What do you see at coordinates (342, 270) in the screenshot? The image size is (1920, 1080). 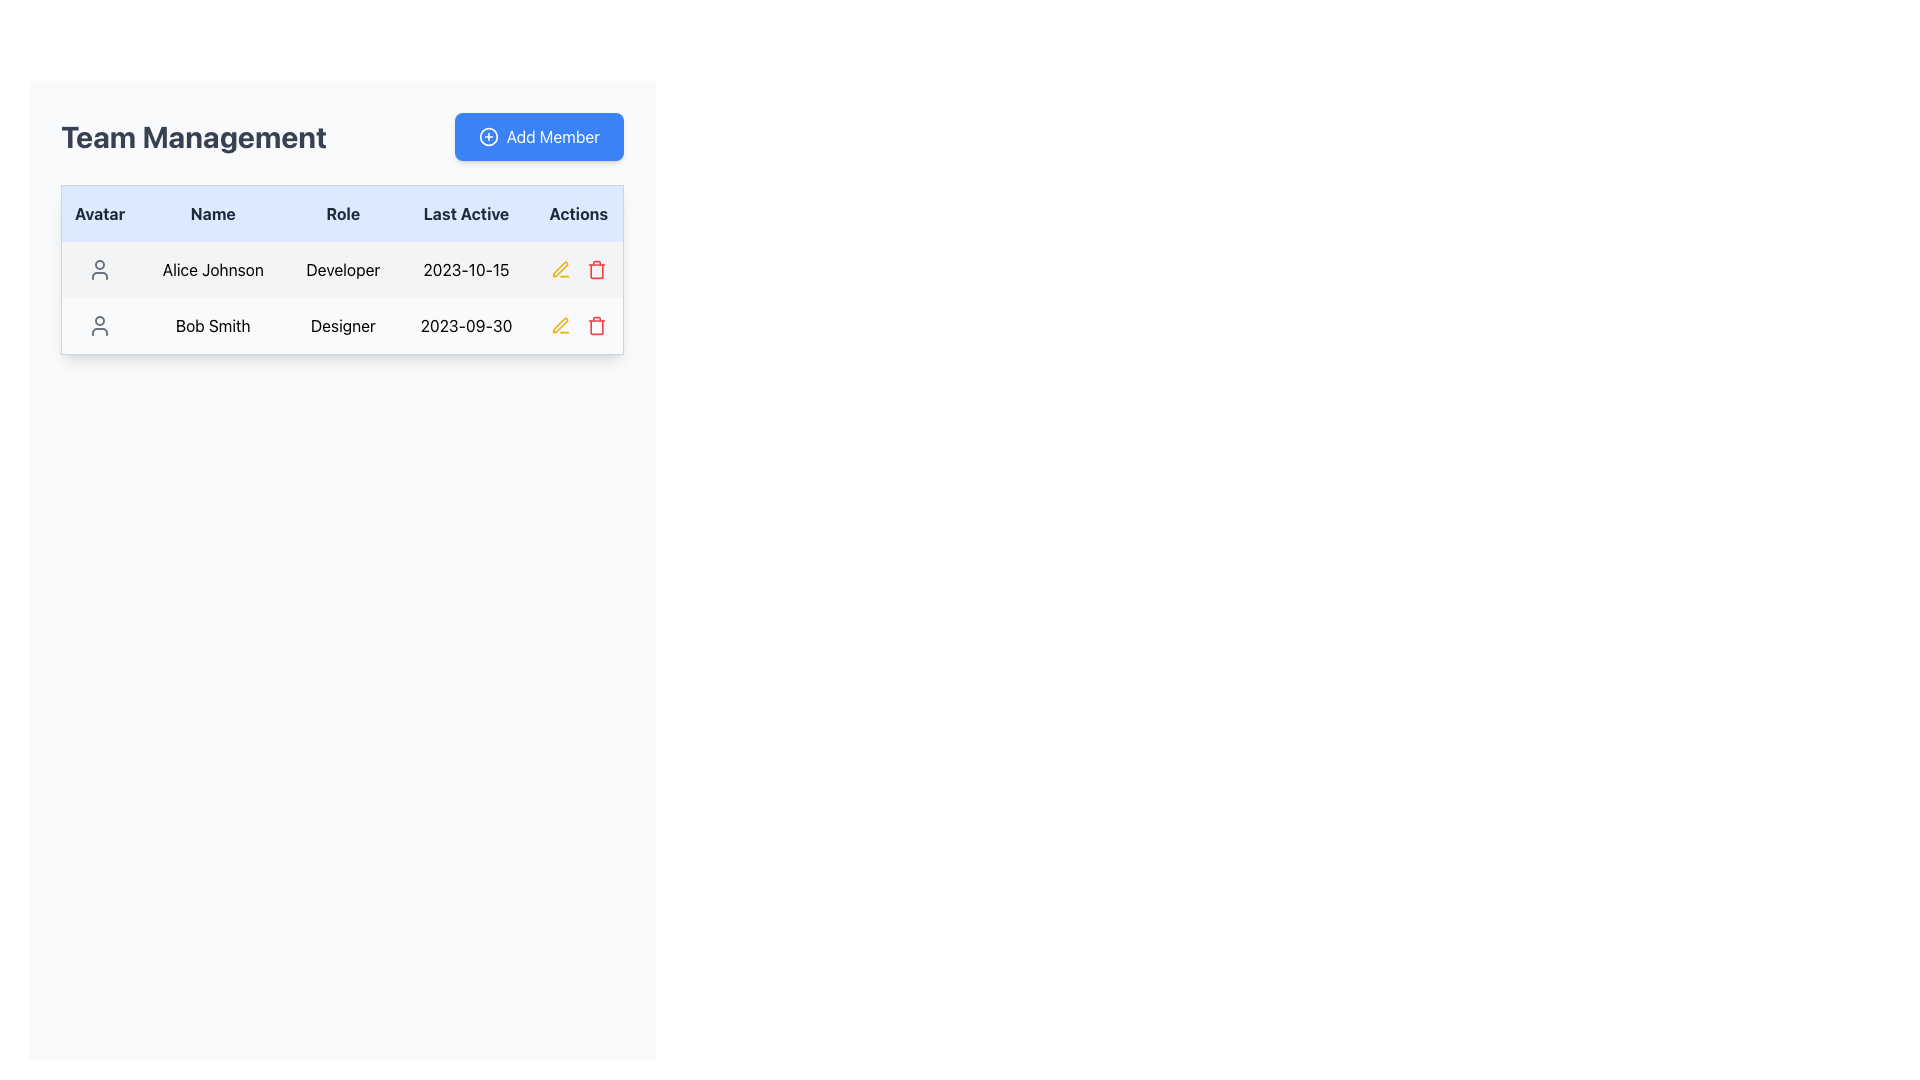 I see `the first row of the user table` at bounding box center [342, 270].